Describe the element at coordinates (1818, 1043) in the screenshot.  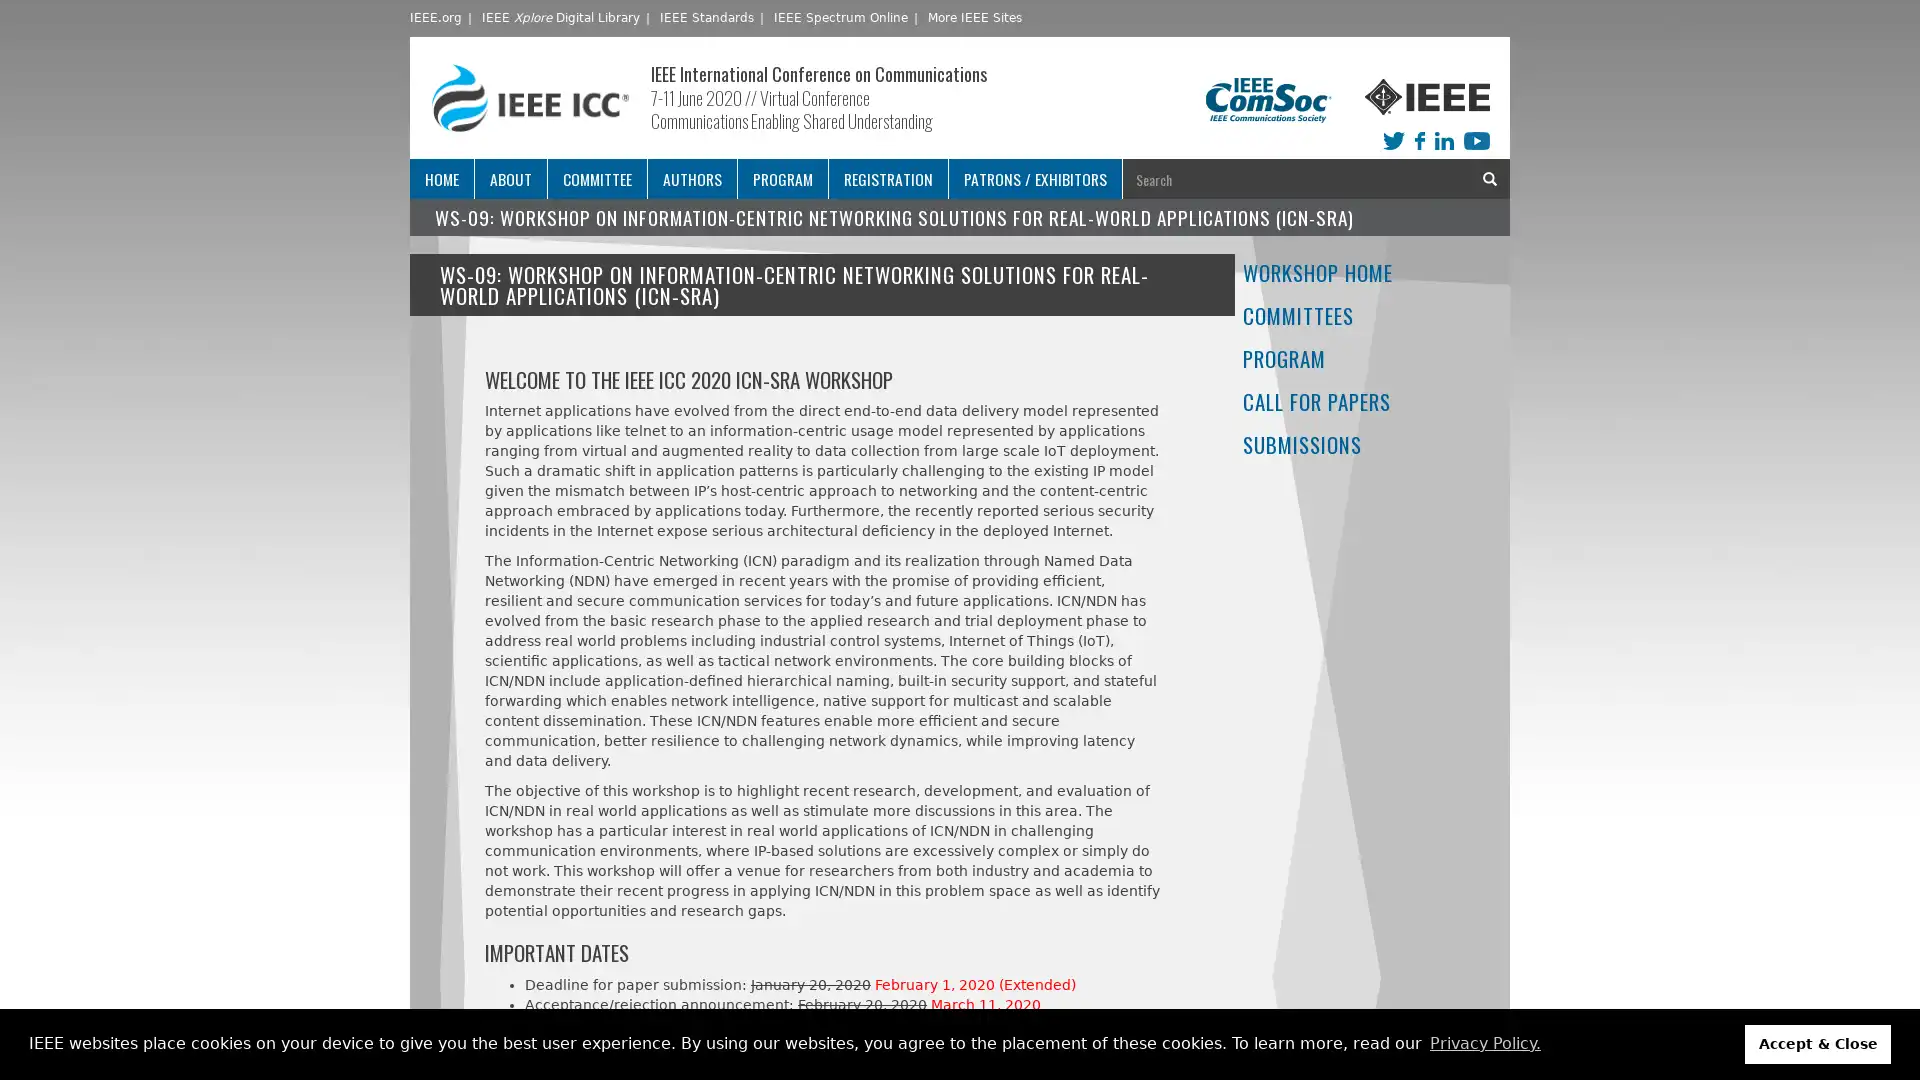
I see `dismiss cookie message` at that location.